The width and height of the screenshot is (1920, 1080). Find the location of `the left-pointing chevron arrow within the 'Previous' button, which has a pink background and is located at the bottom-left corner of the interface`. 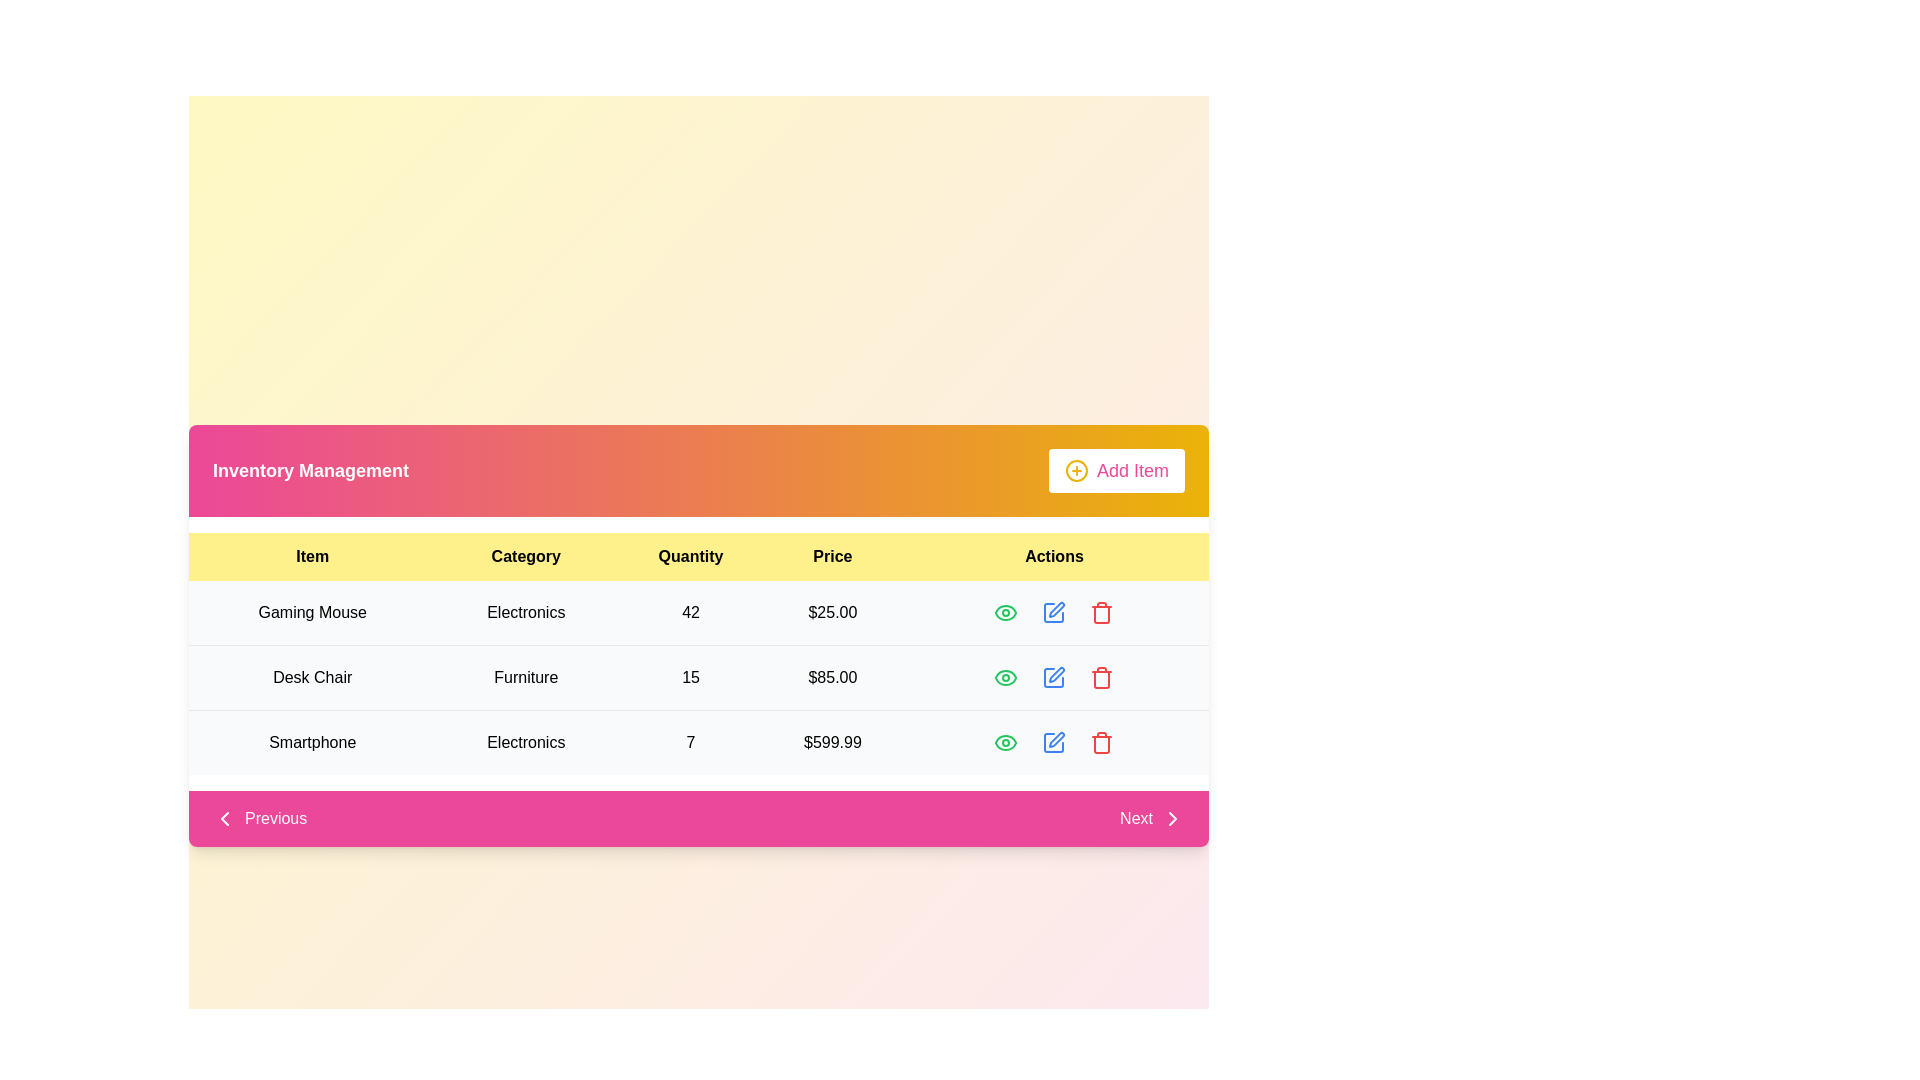

the left-pointing chevron arrow within the 'Previous' button, which has a pink background and is located at the bottom-left corner of the interface is located at coordinates (225, 818).